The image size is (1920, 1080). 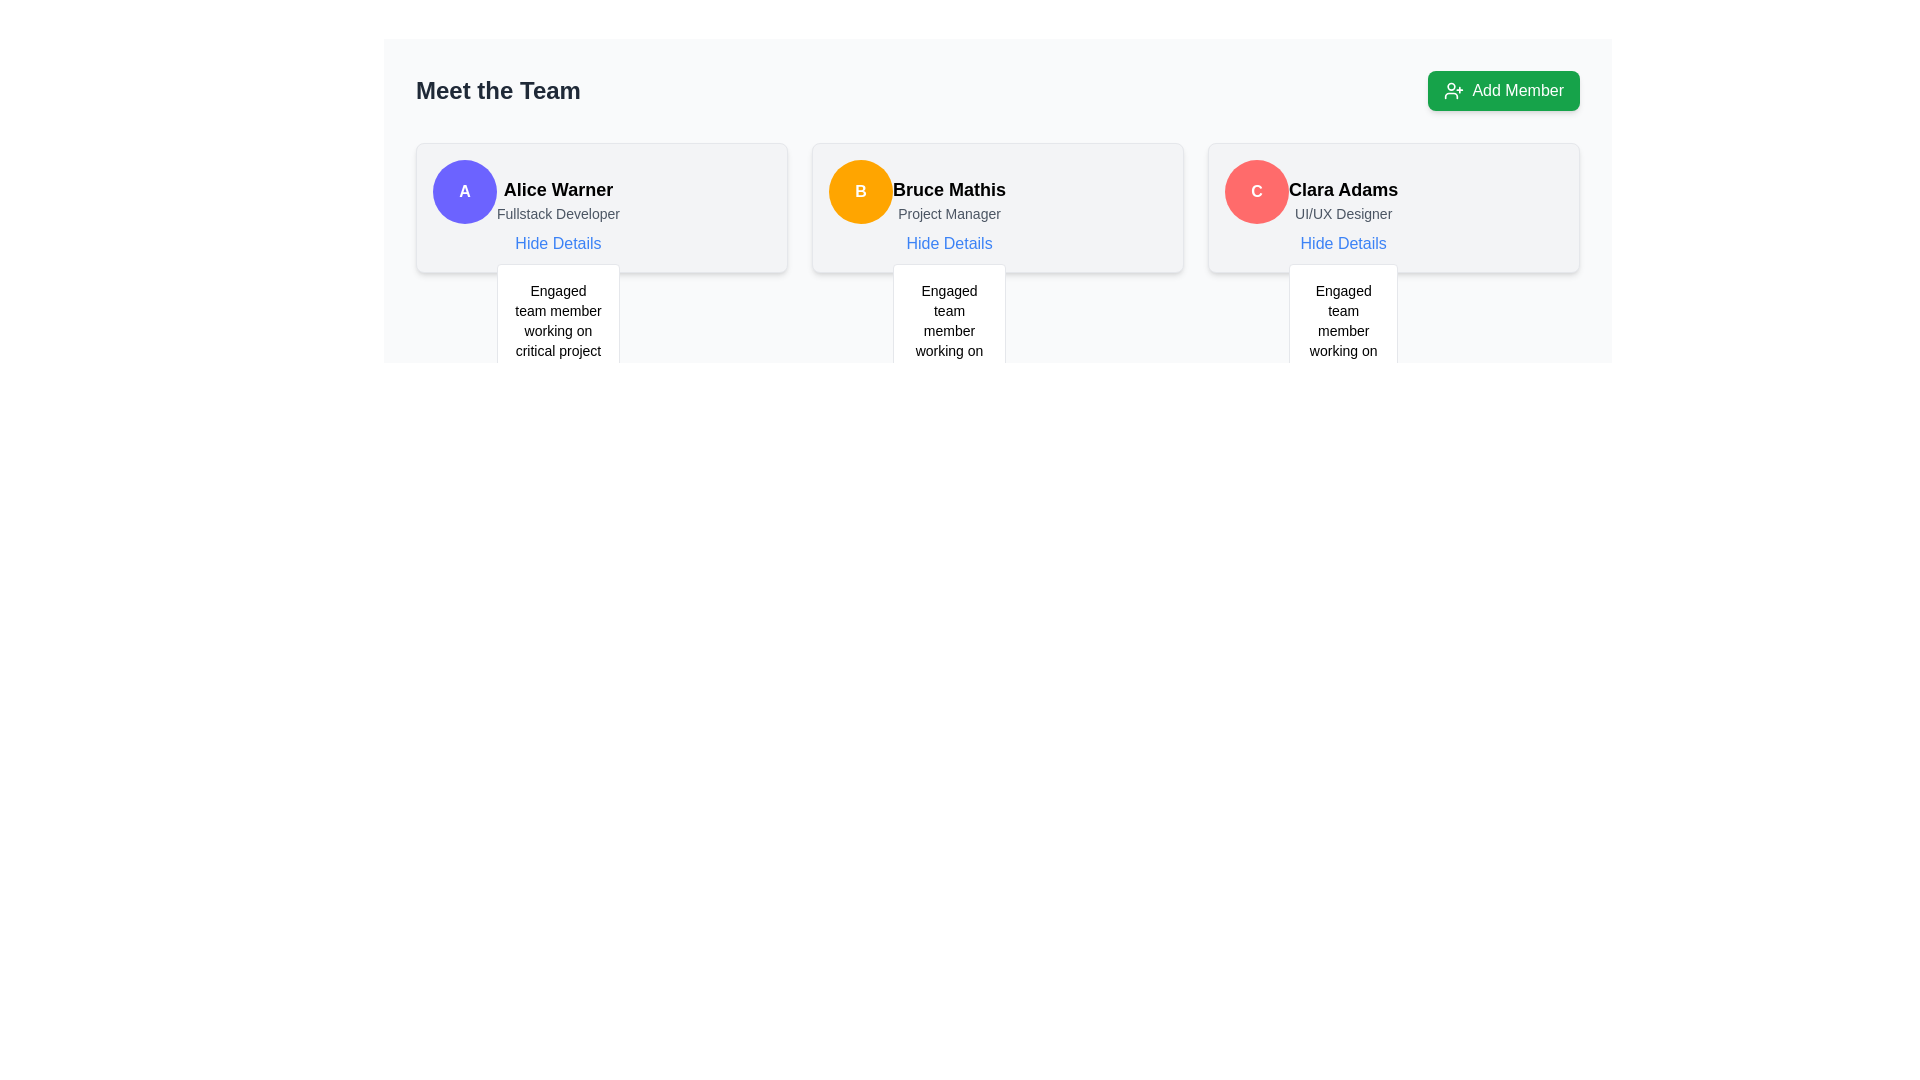 What do you see at coordinates (860, 192) in the screenshot?
I see `the Avatar placeholder representing Bruce Mathis's initial in the top-left corner of his card, if interaction is enabled` at bounding box center [860, 192].